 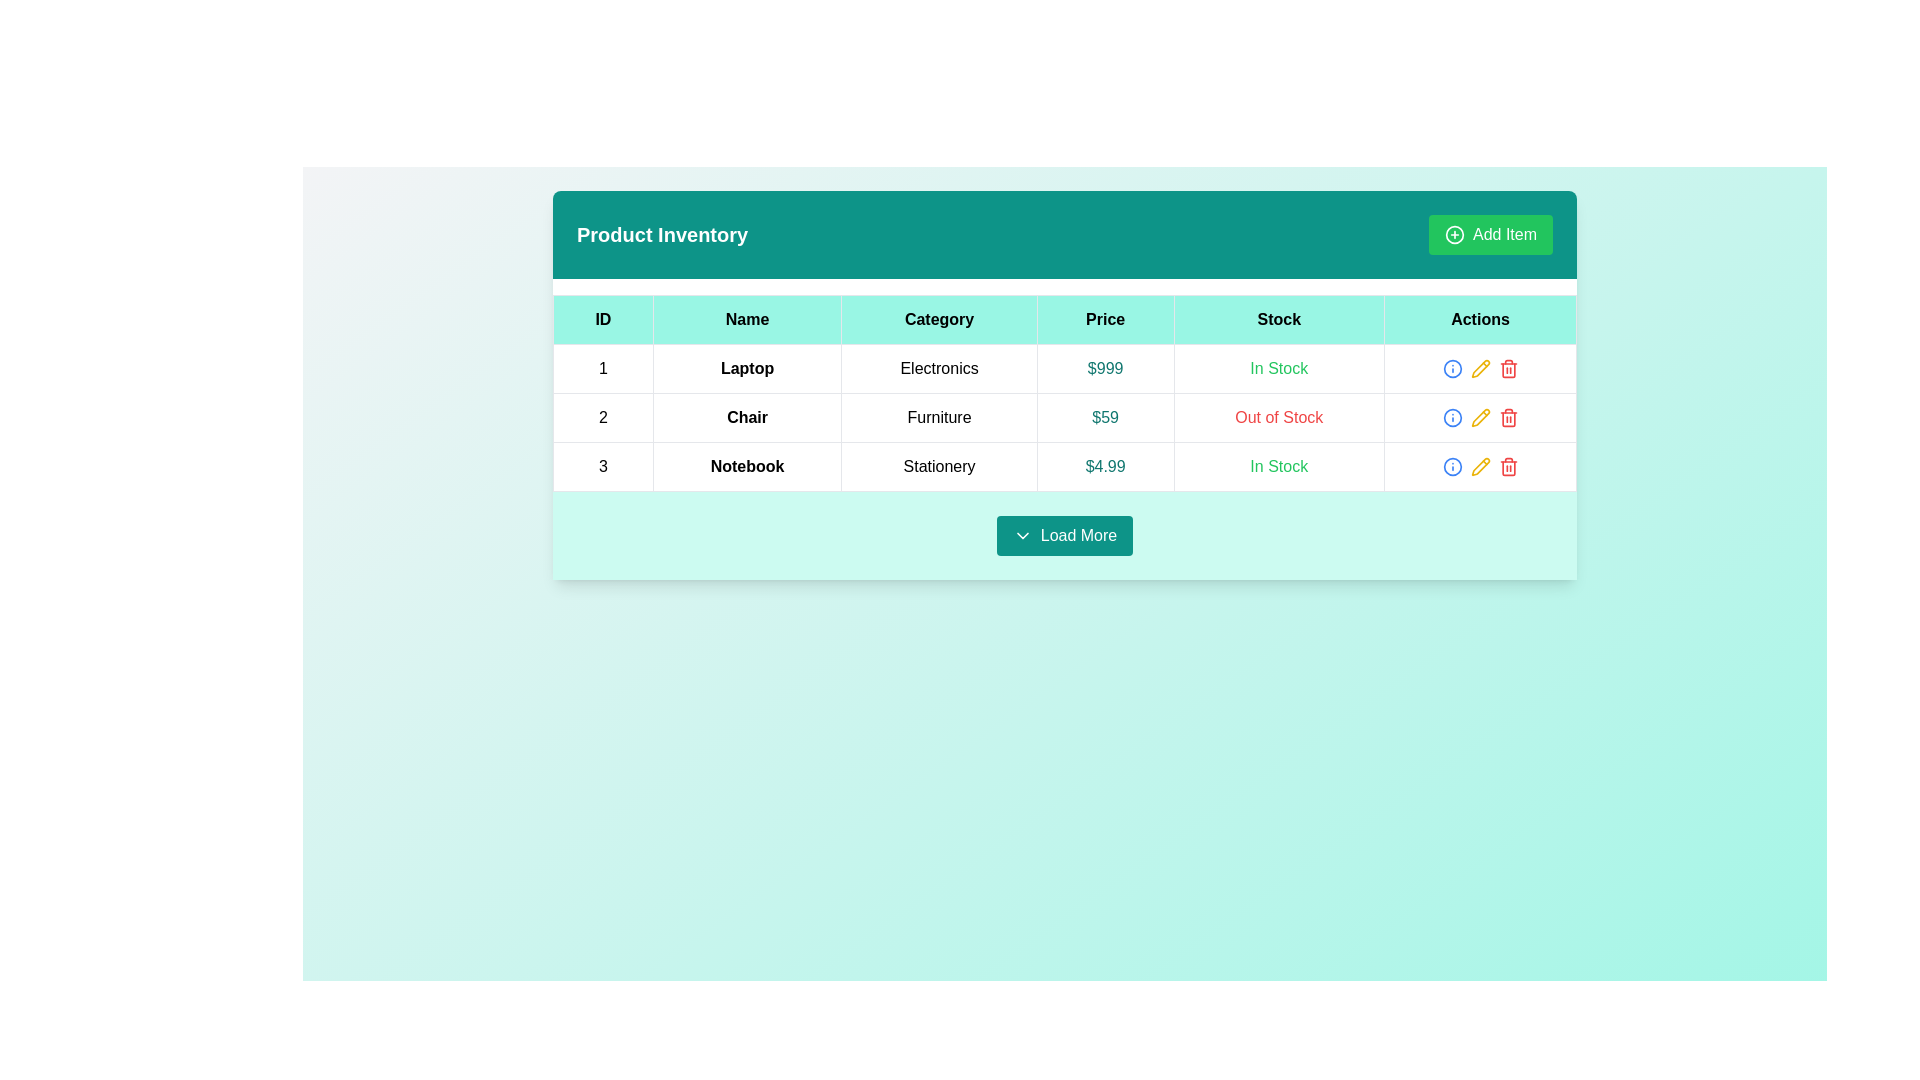 I want to click on the yellow pencil icon in the Actions column of the Notebook product row, so click(x=1480, y=466).